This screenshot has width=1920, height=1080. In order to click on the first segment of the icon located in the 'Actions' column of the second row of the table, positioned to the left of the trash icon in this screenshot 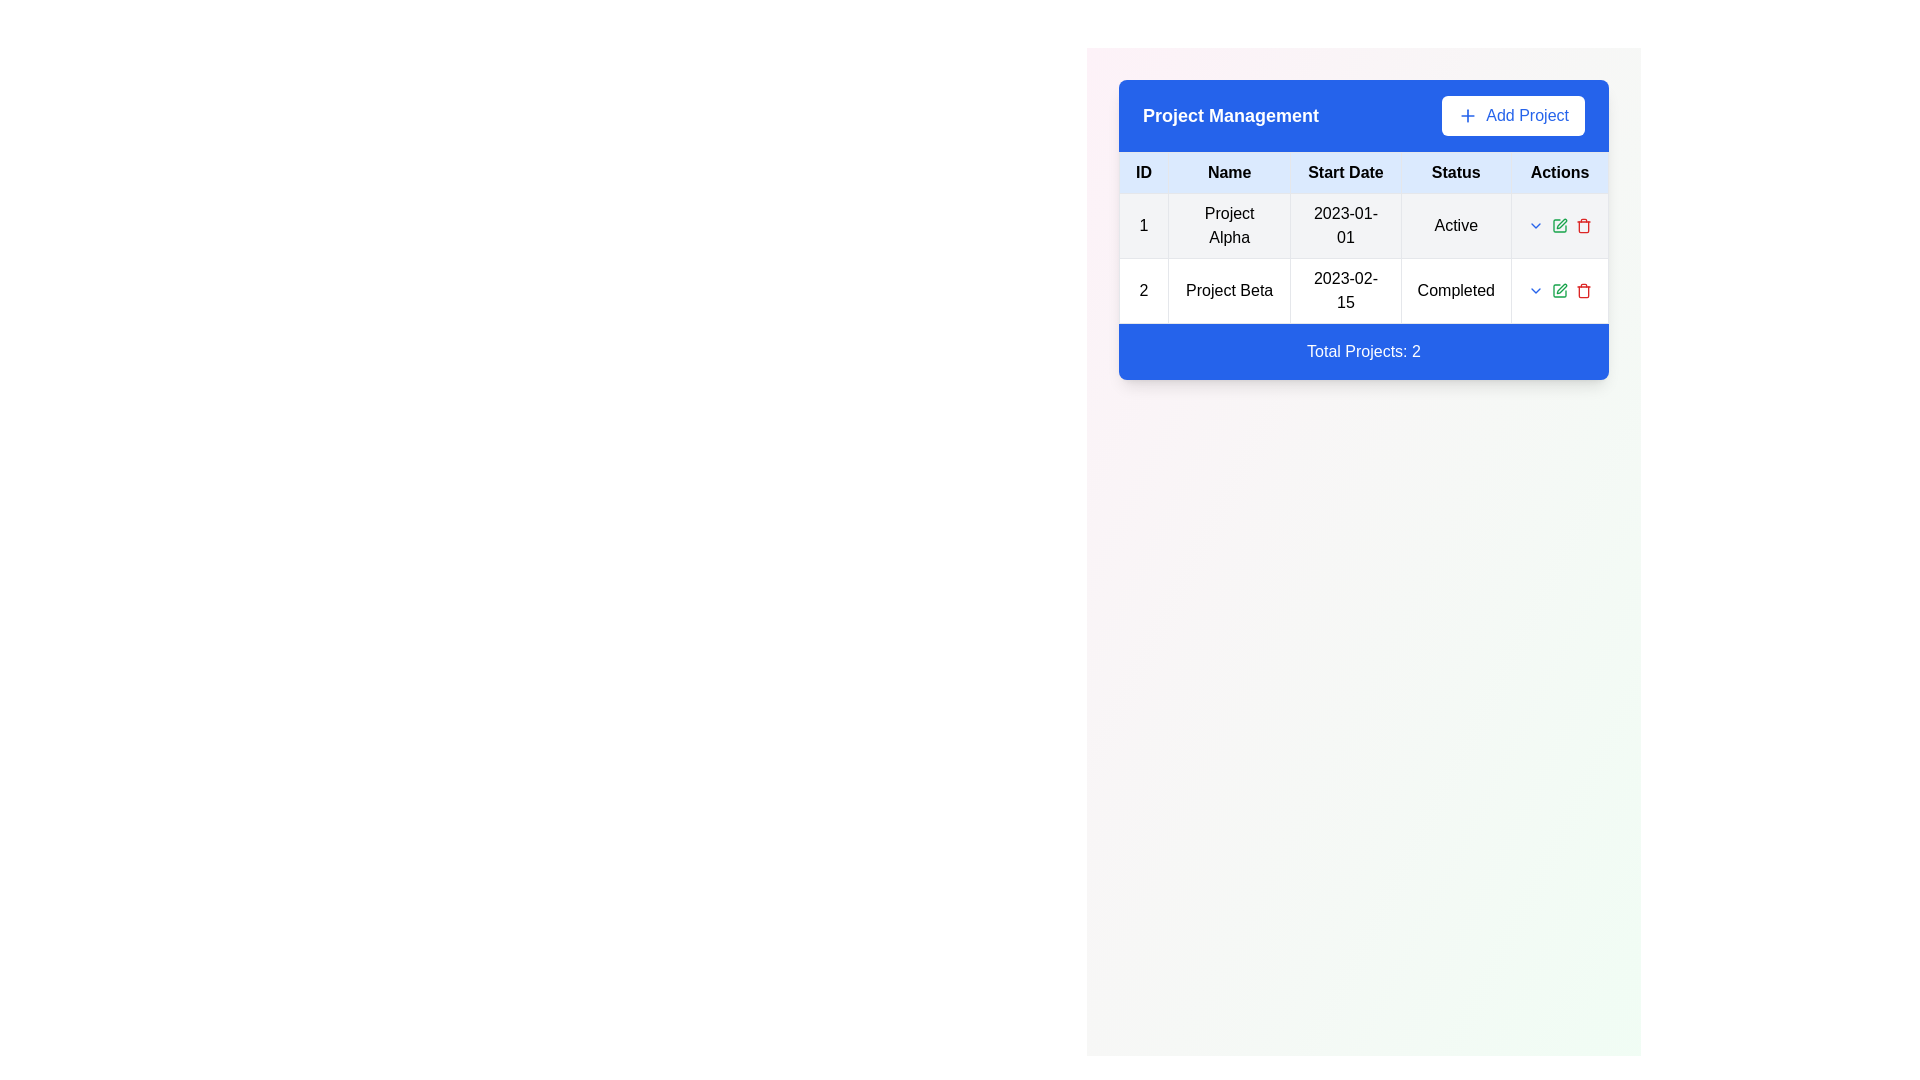, I will do `click(1559, 290)`.